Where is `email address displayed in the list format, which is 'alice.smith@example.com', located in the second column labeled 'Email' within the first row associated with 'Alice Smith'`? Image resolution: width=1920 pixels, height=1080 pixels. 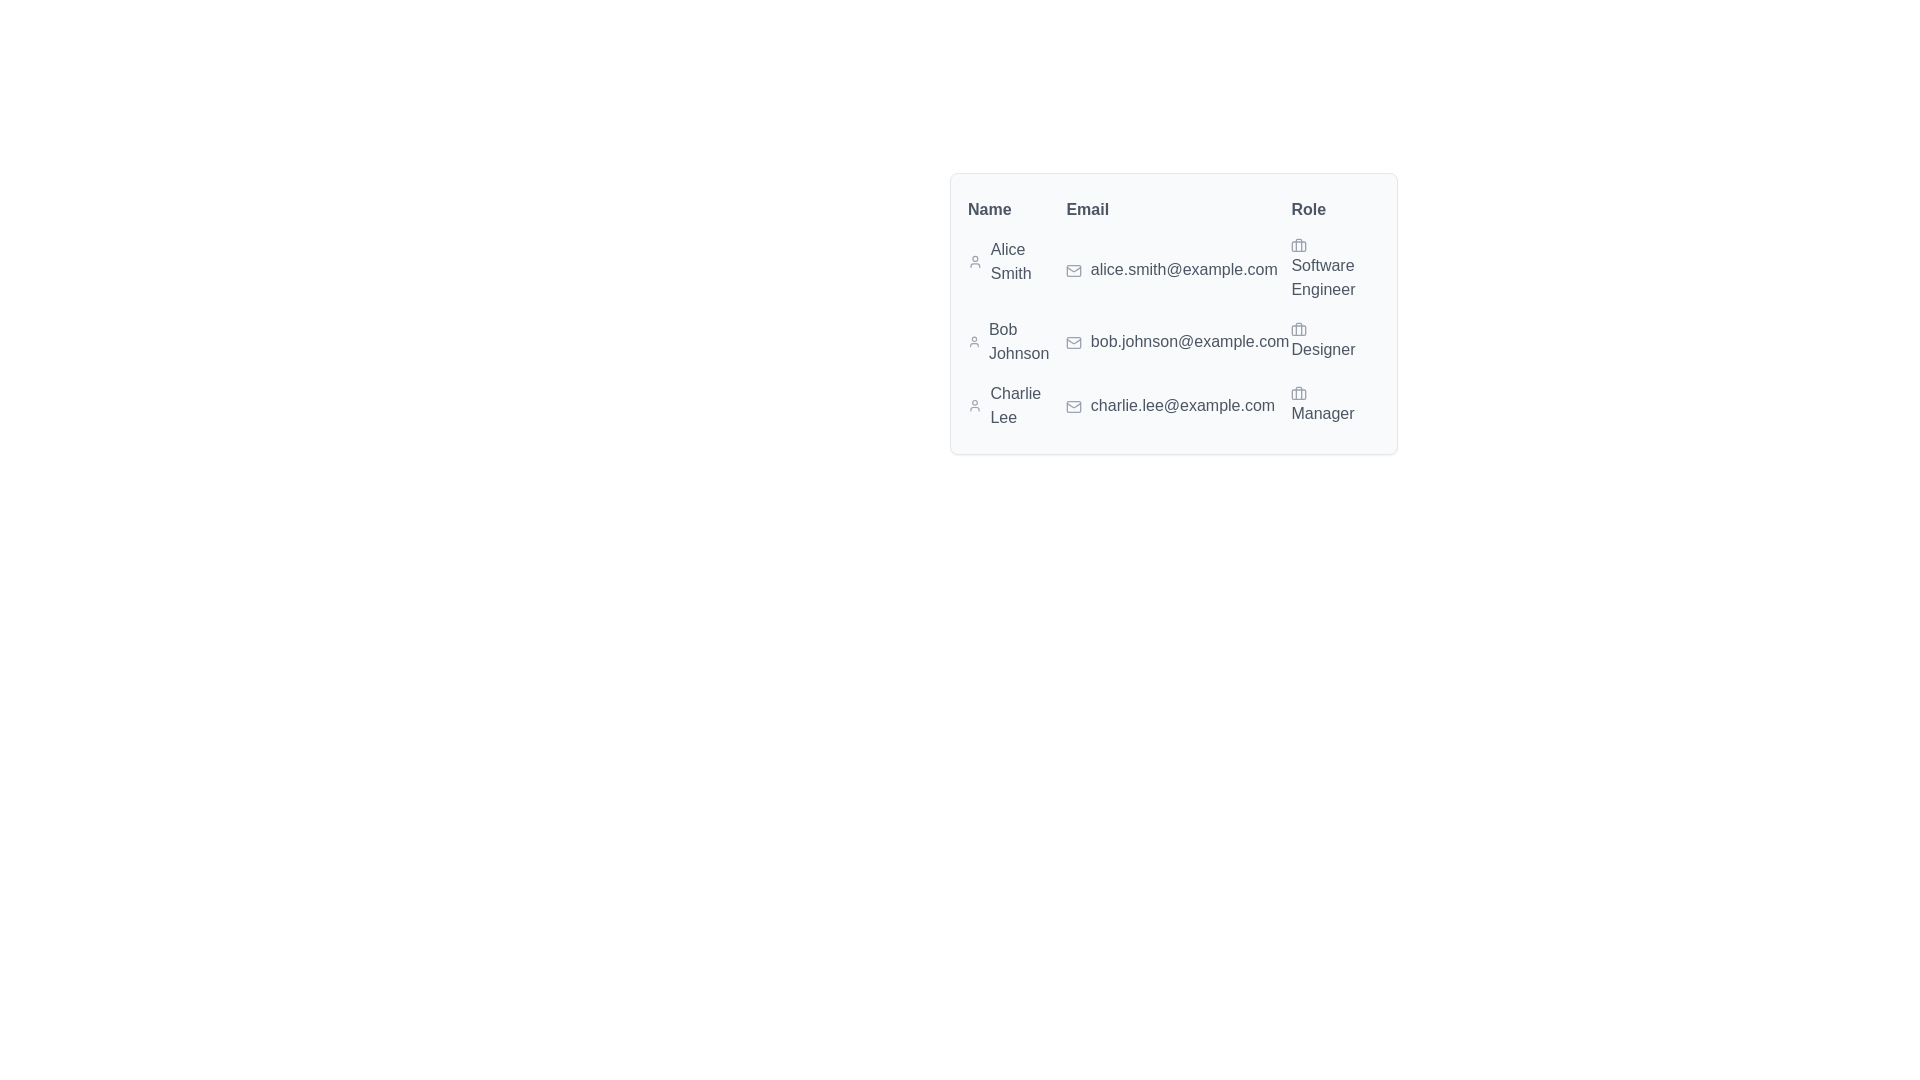 email address displayed in the list format, which is 'alice.smith@example.com', located in the second column labeled 'Email' within the first row associated with 'Alice Smith' is located at coordinates (1177, 270).